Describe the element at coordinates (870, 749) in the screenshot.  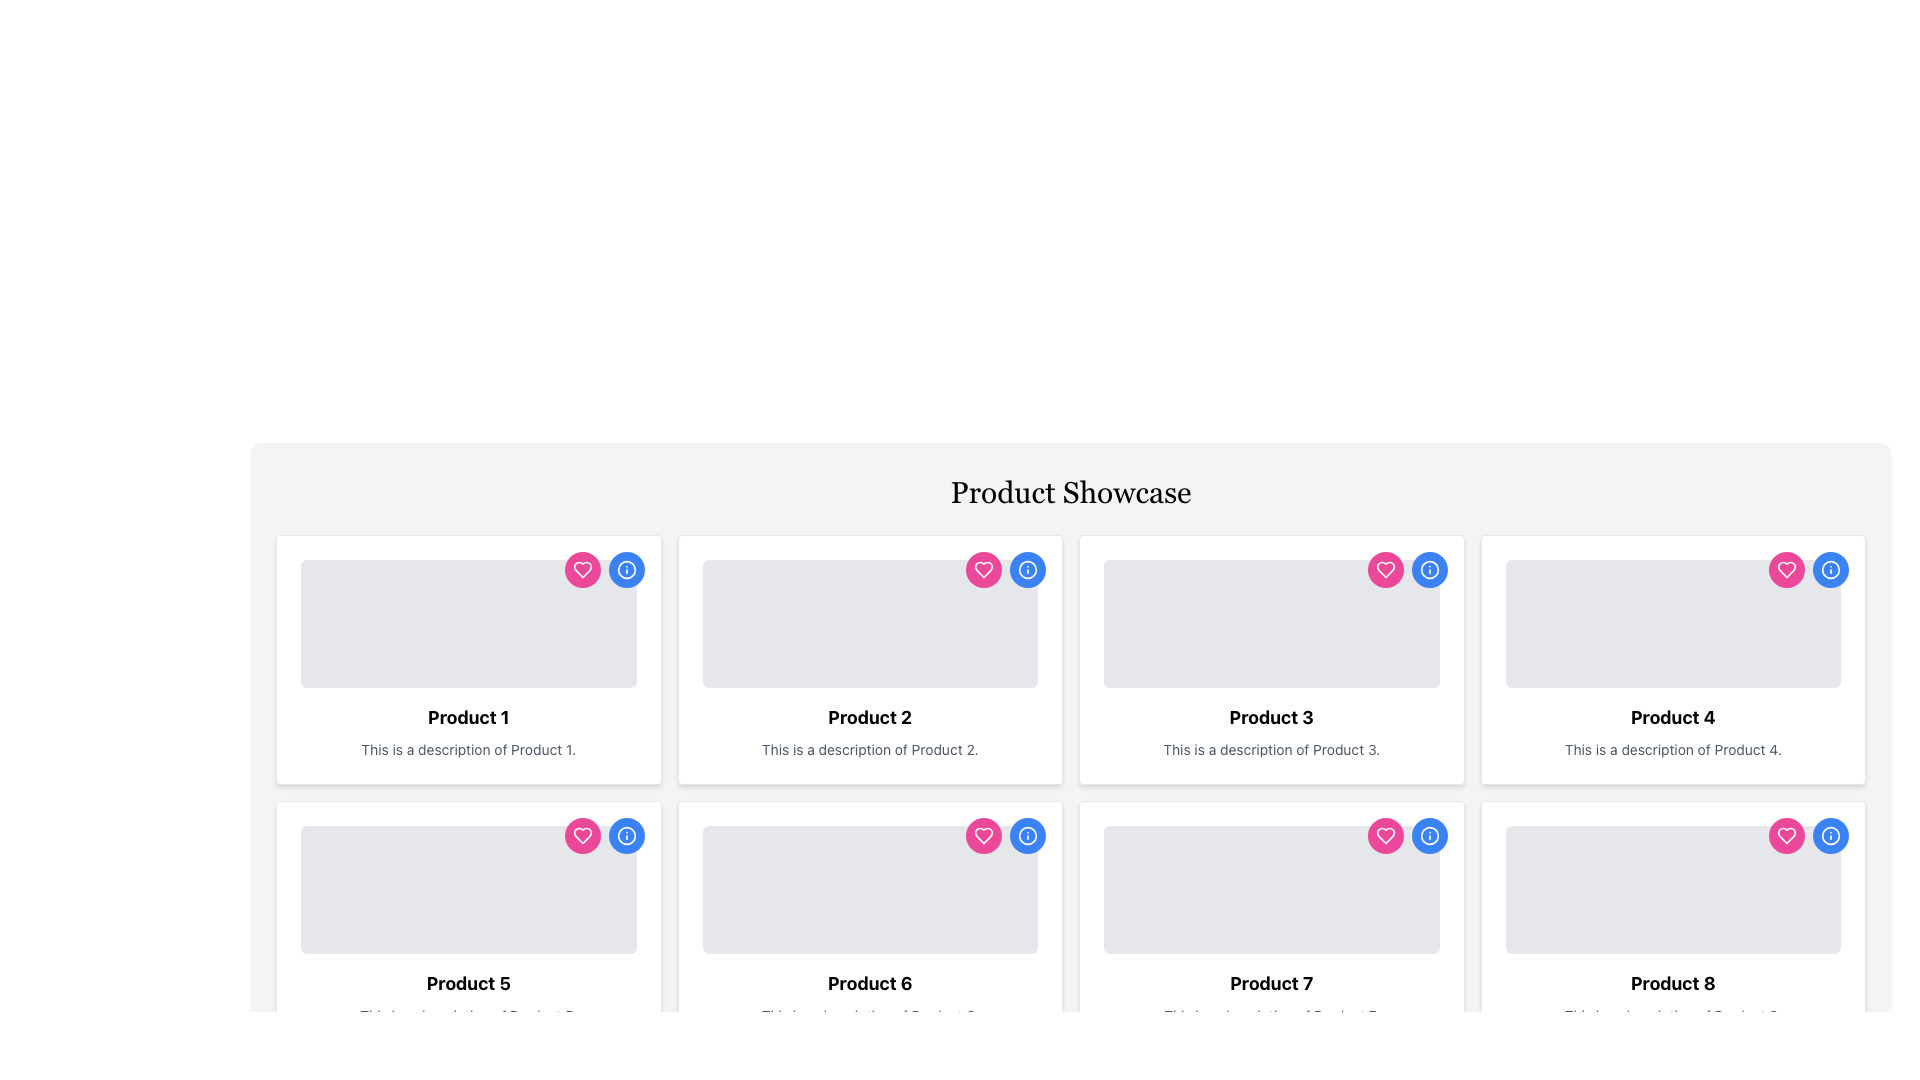
I see `the text label that reads 'This is a description of Product 2' located under the title 'Product 2' in the second product card of the grid layout` at that location.